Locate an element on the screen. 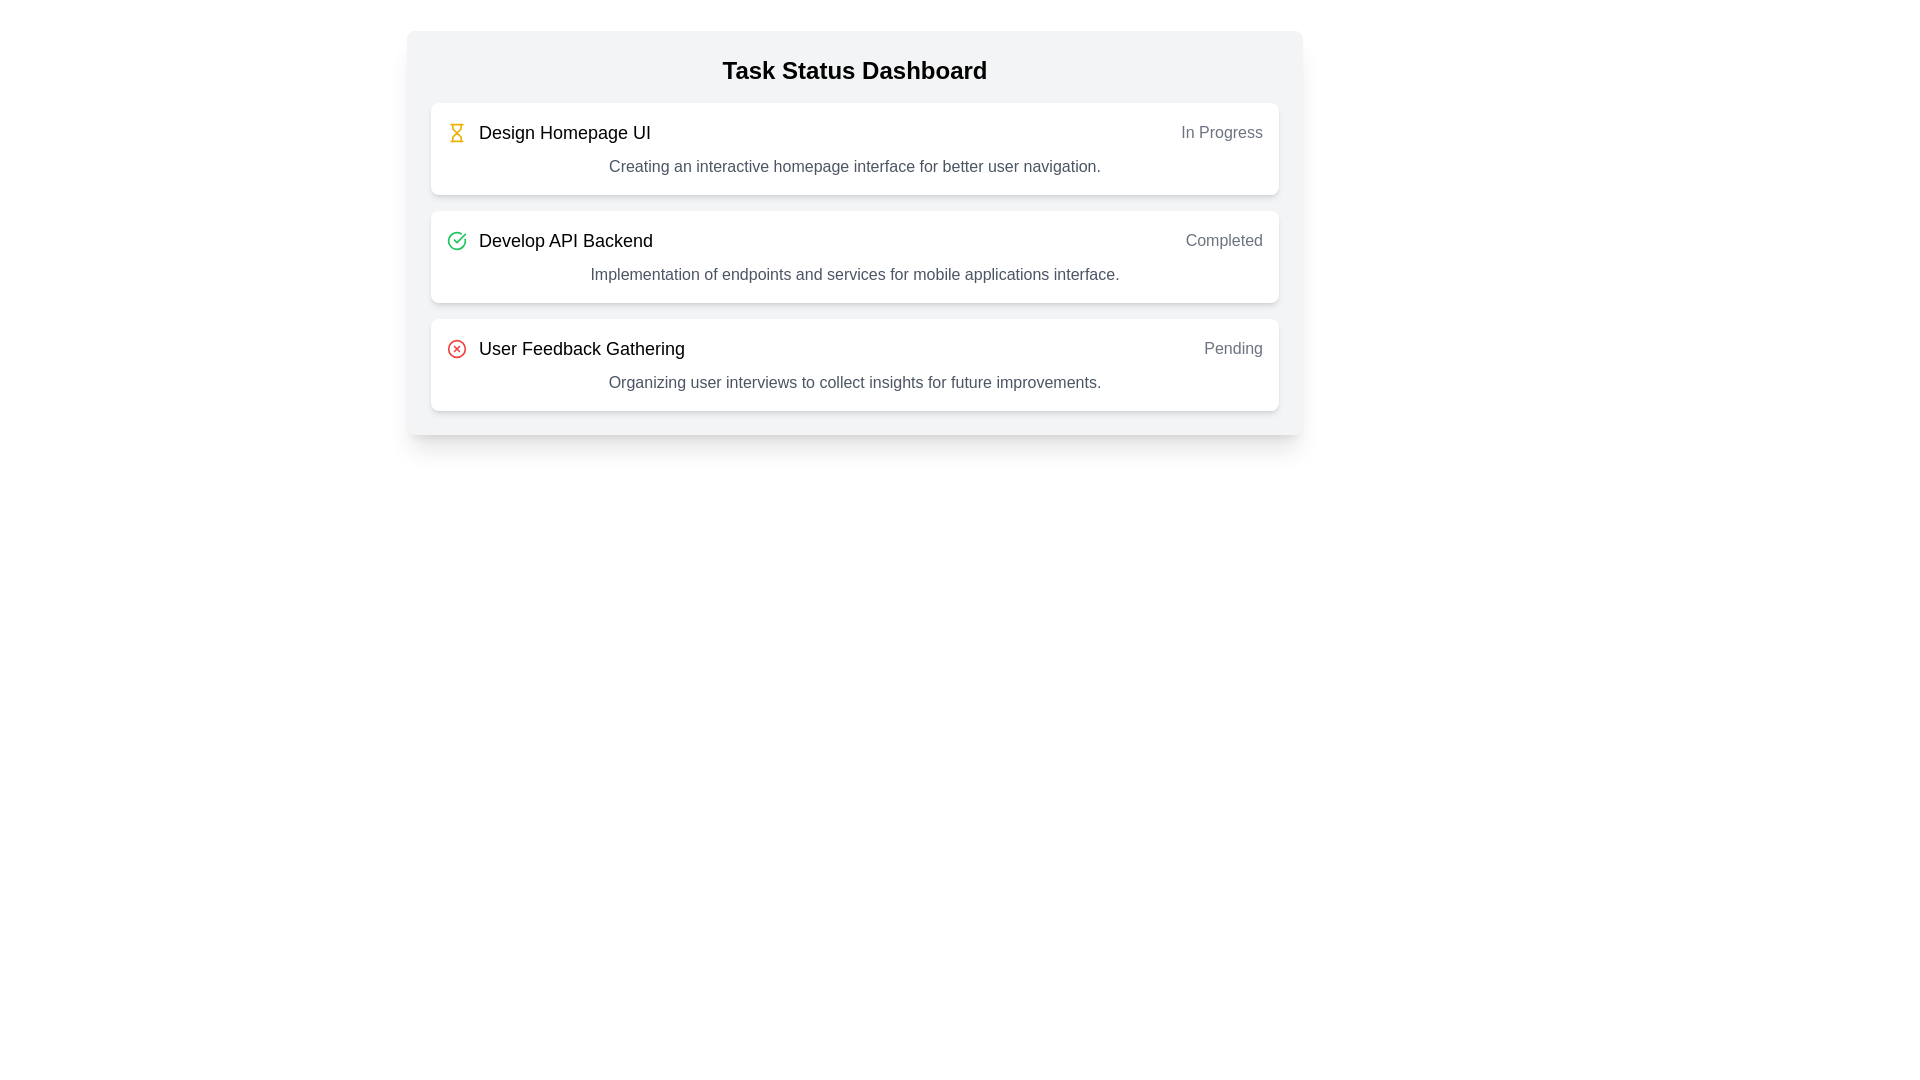 The height and width of the screenshot is (1080, 1920). label of the task located as the second item under the 'Task Status Dashboard' header in the task management interface is located at coordinates (565, 239).